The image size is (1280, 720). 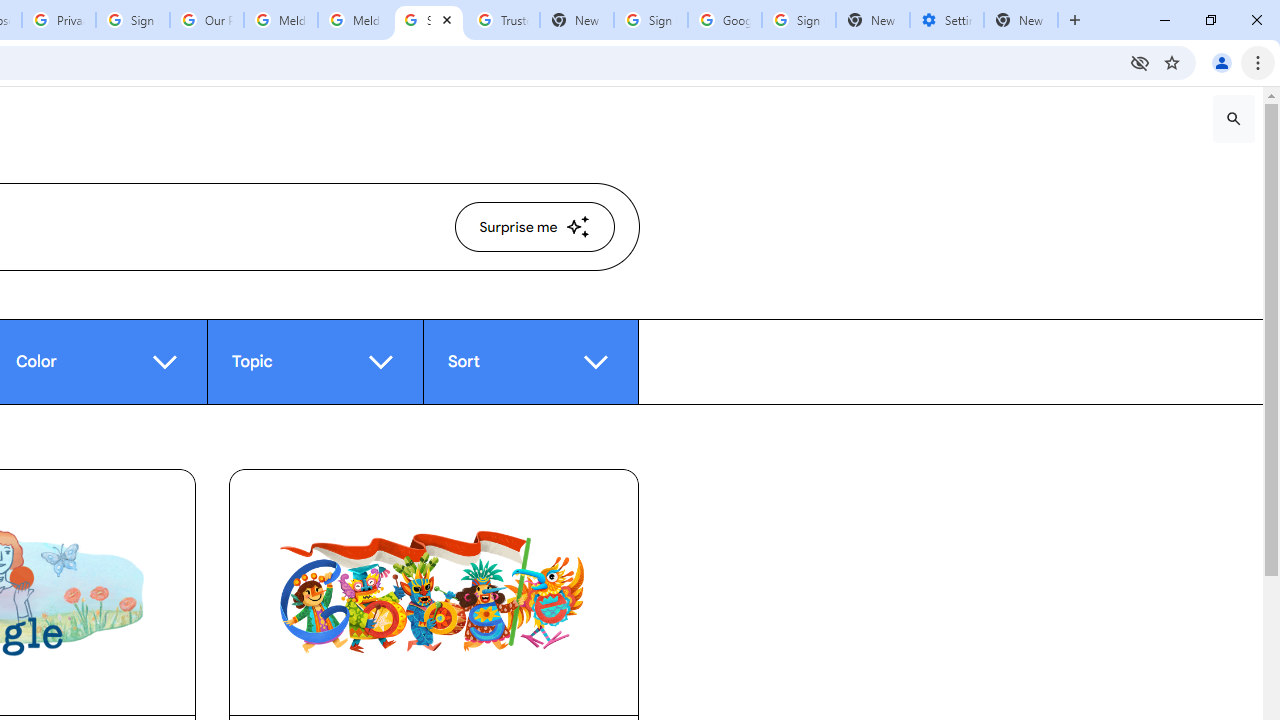 I want to click on 'Sort', so click(x=530, y=361).